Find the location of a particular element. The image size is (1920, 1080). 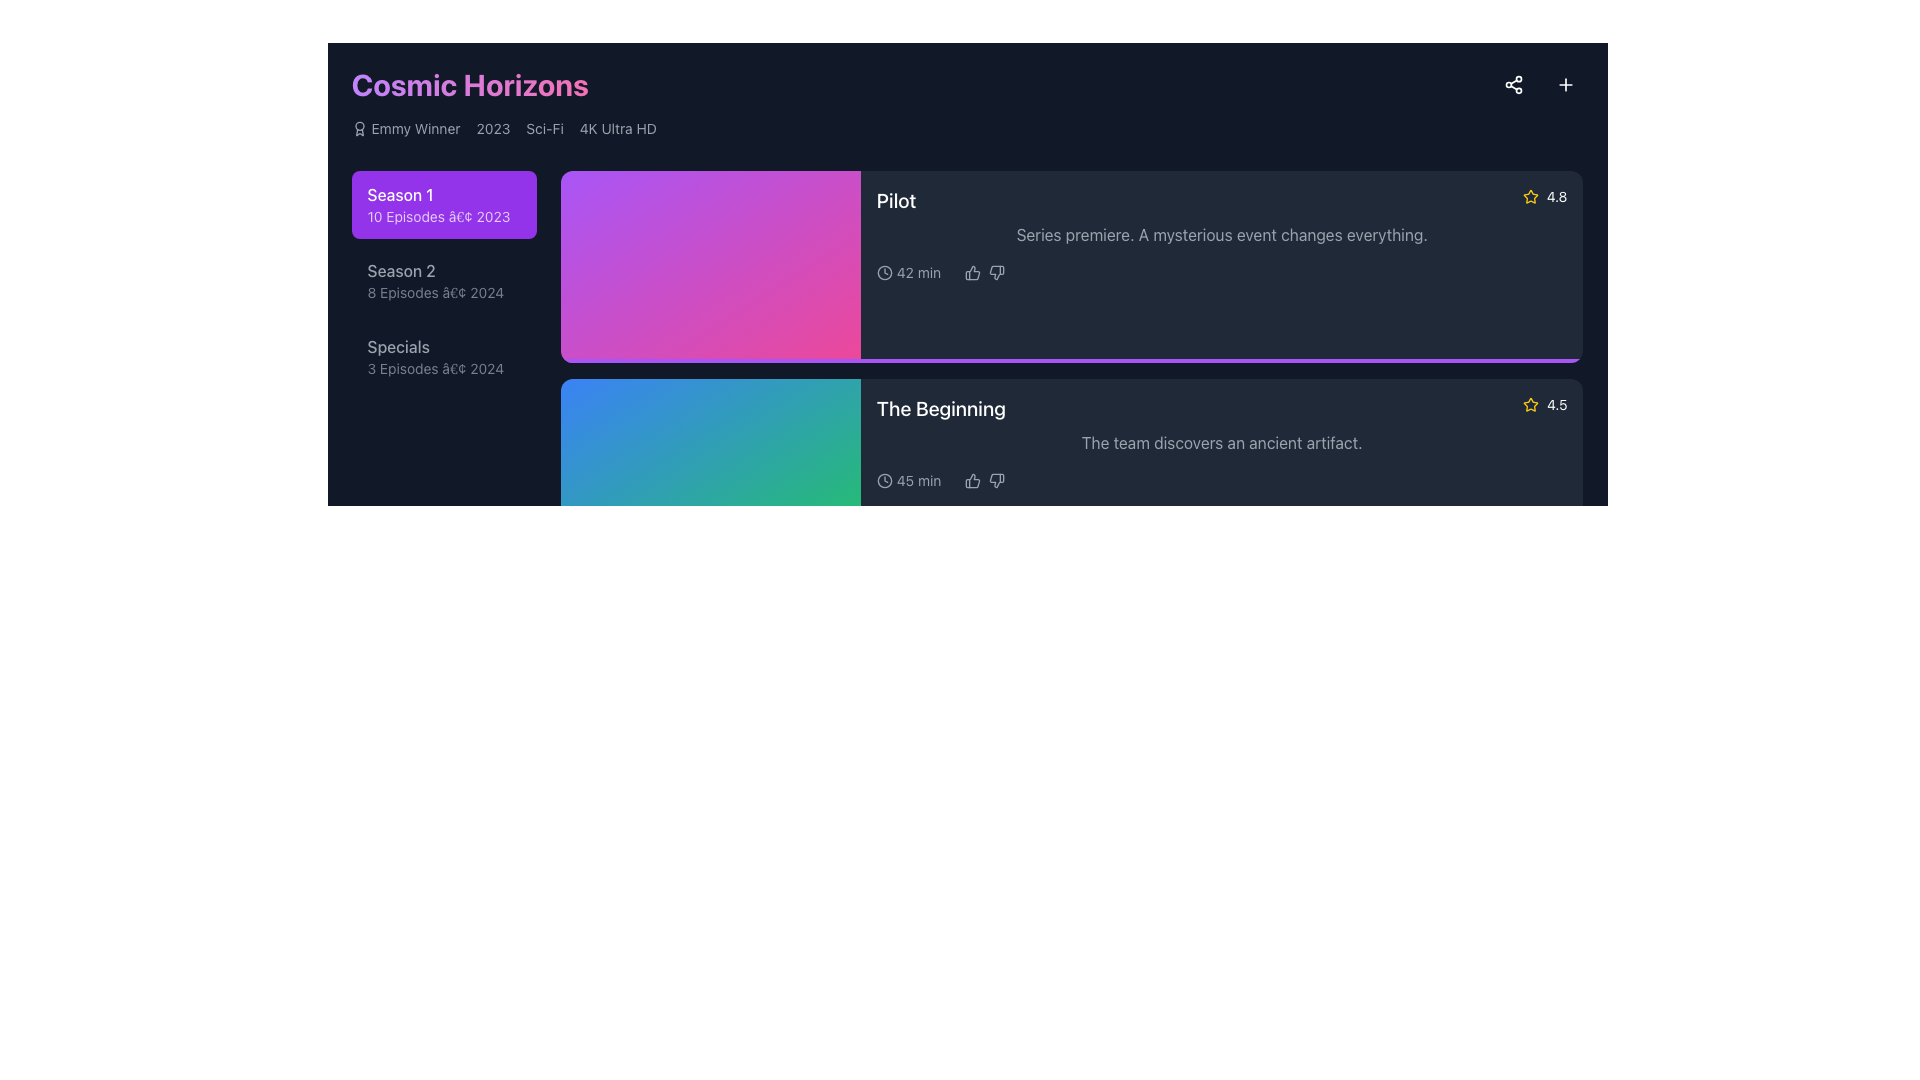

the thumbs-down icon button, which is styled gray but turns red when hovered over, located below the title 'The Beginning' as the second icon in a horizontal list is located at coordinates (997, 688).